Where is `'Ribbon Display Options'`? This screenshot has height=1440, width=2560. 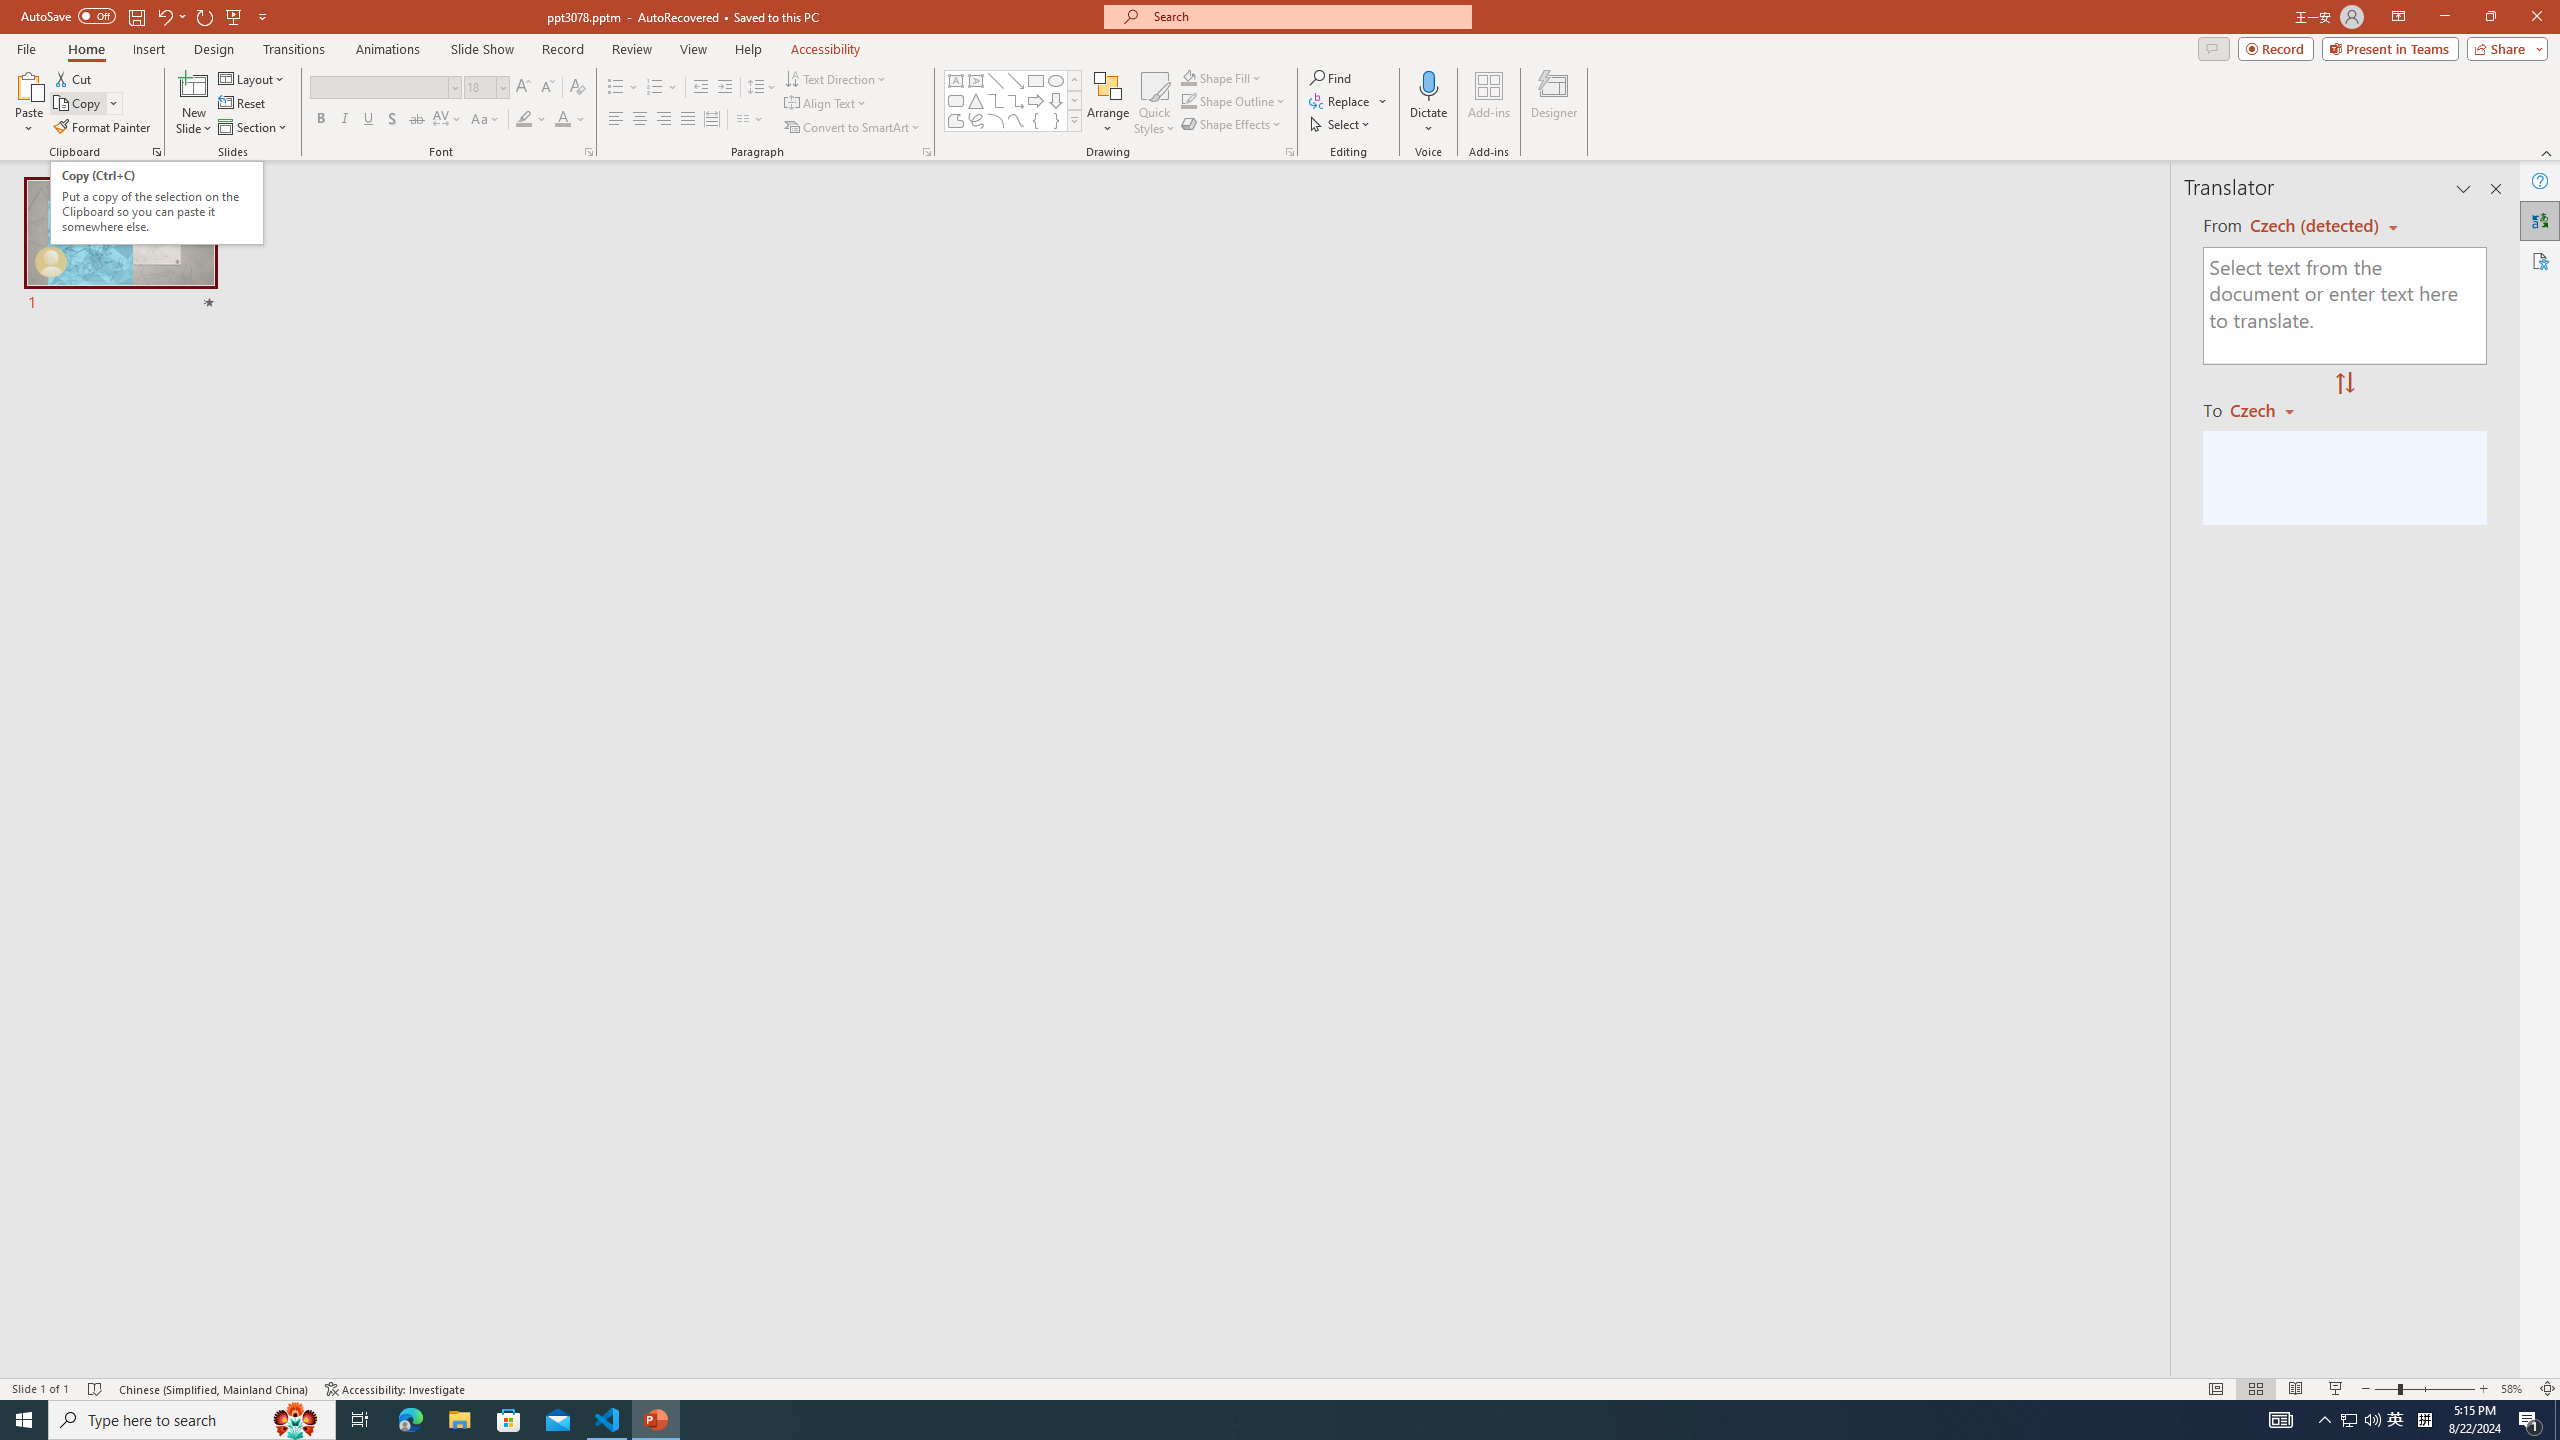
'Ribbon Display Options' is located at coordinates (2397, 16).